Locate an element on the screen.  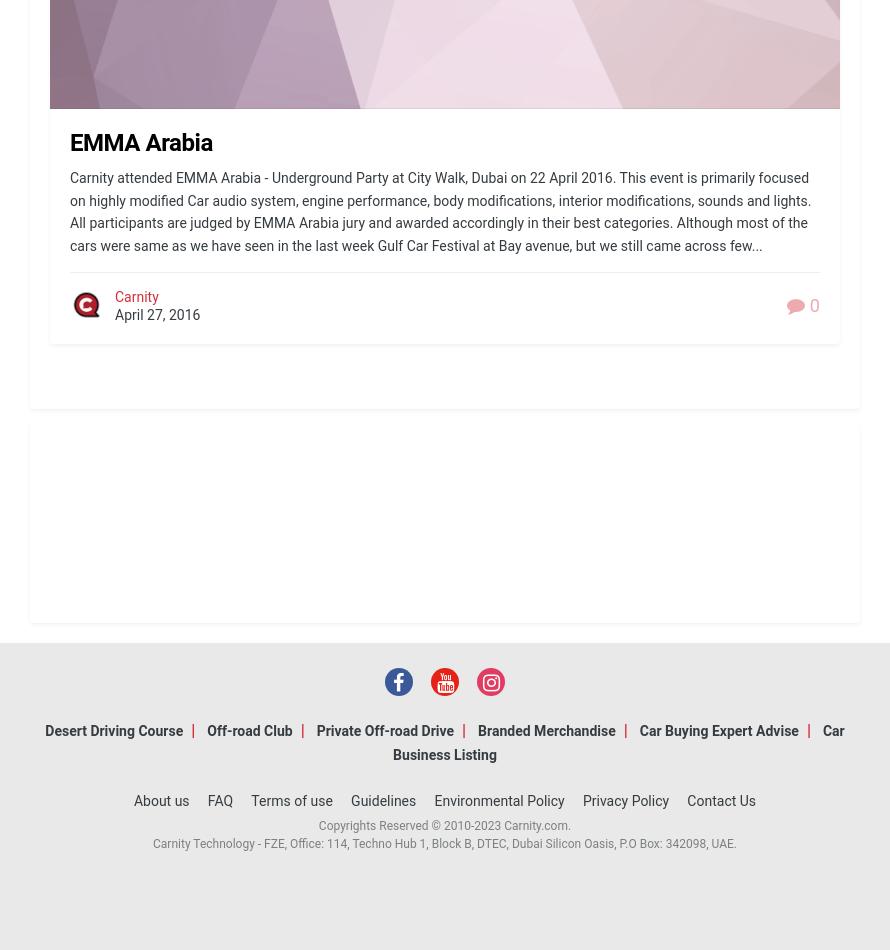
'Car Buying Expert Advise' is located at coordinates (717, 730).